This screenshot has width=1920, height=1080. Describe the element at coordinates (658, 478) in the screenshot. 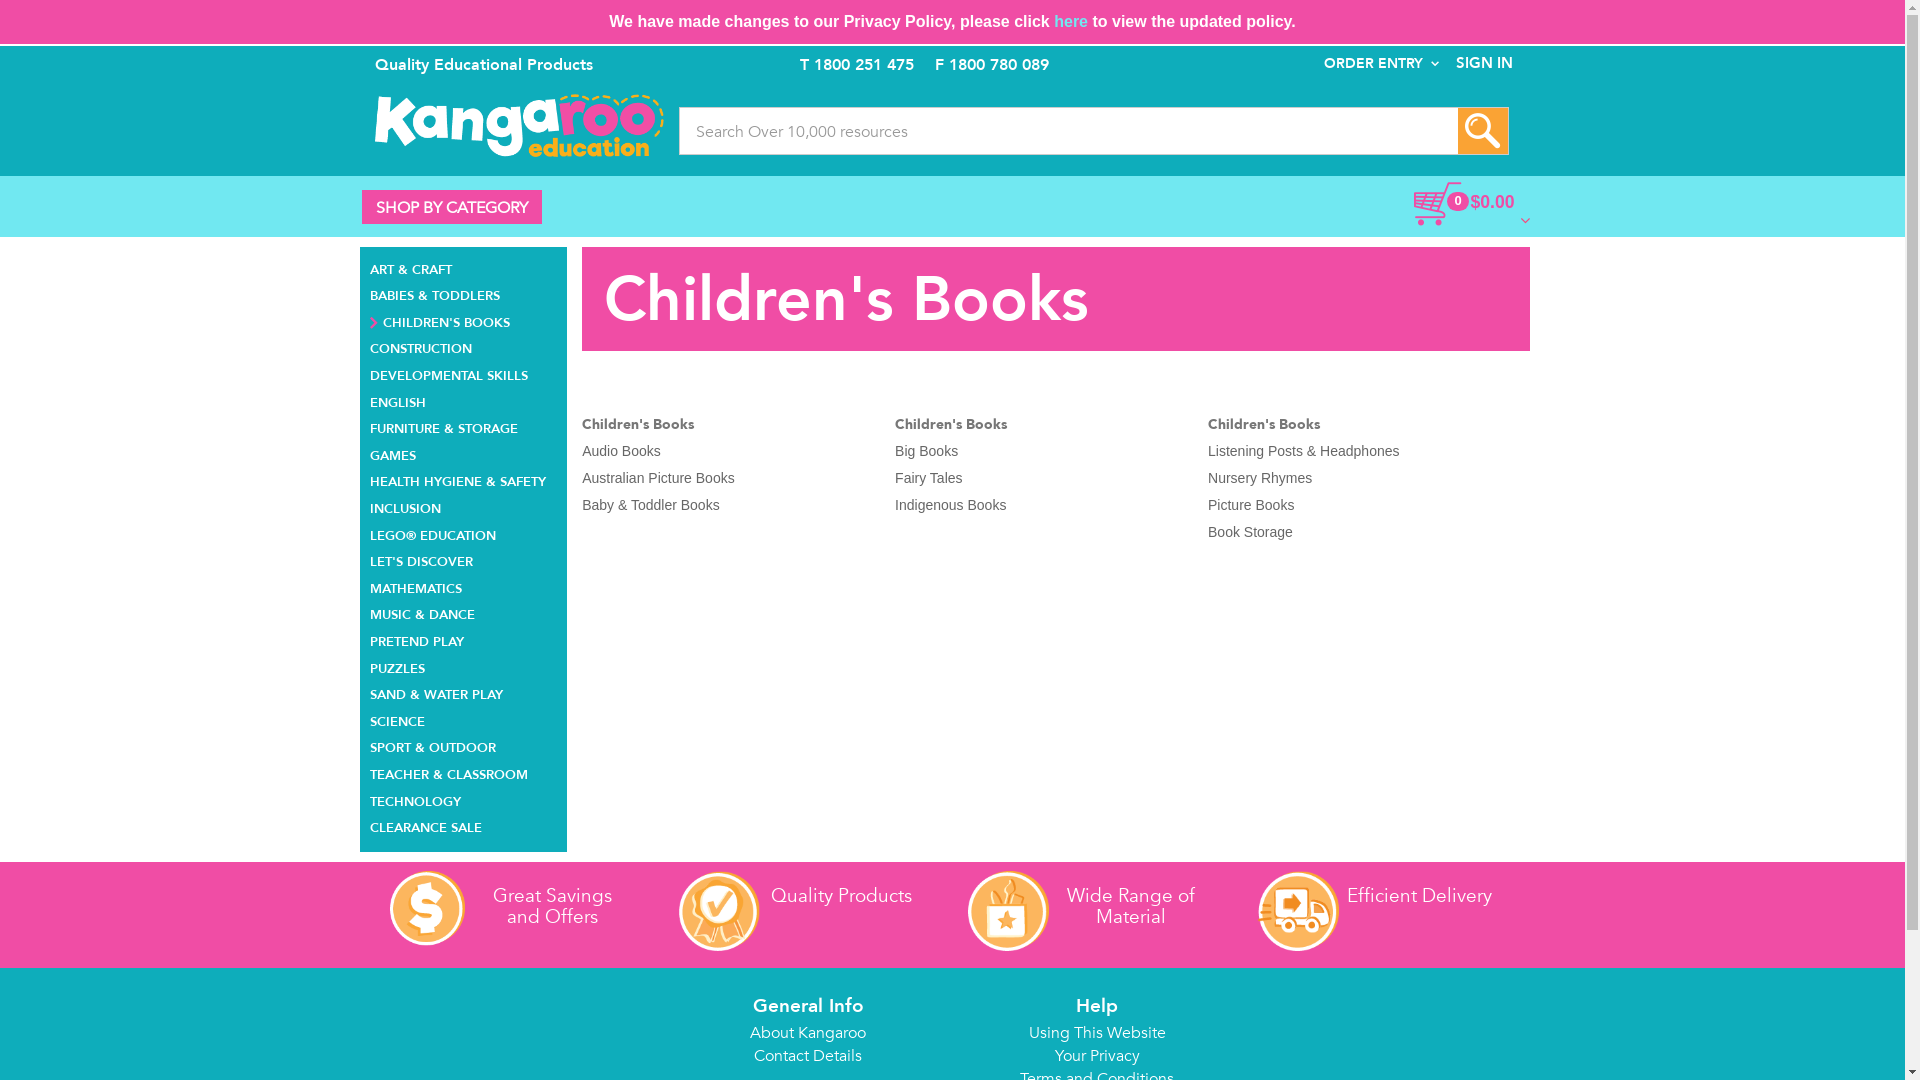

I see `'Australian Picture Books'` at that location.